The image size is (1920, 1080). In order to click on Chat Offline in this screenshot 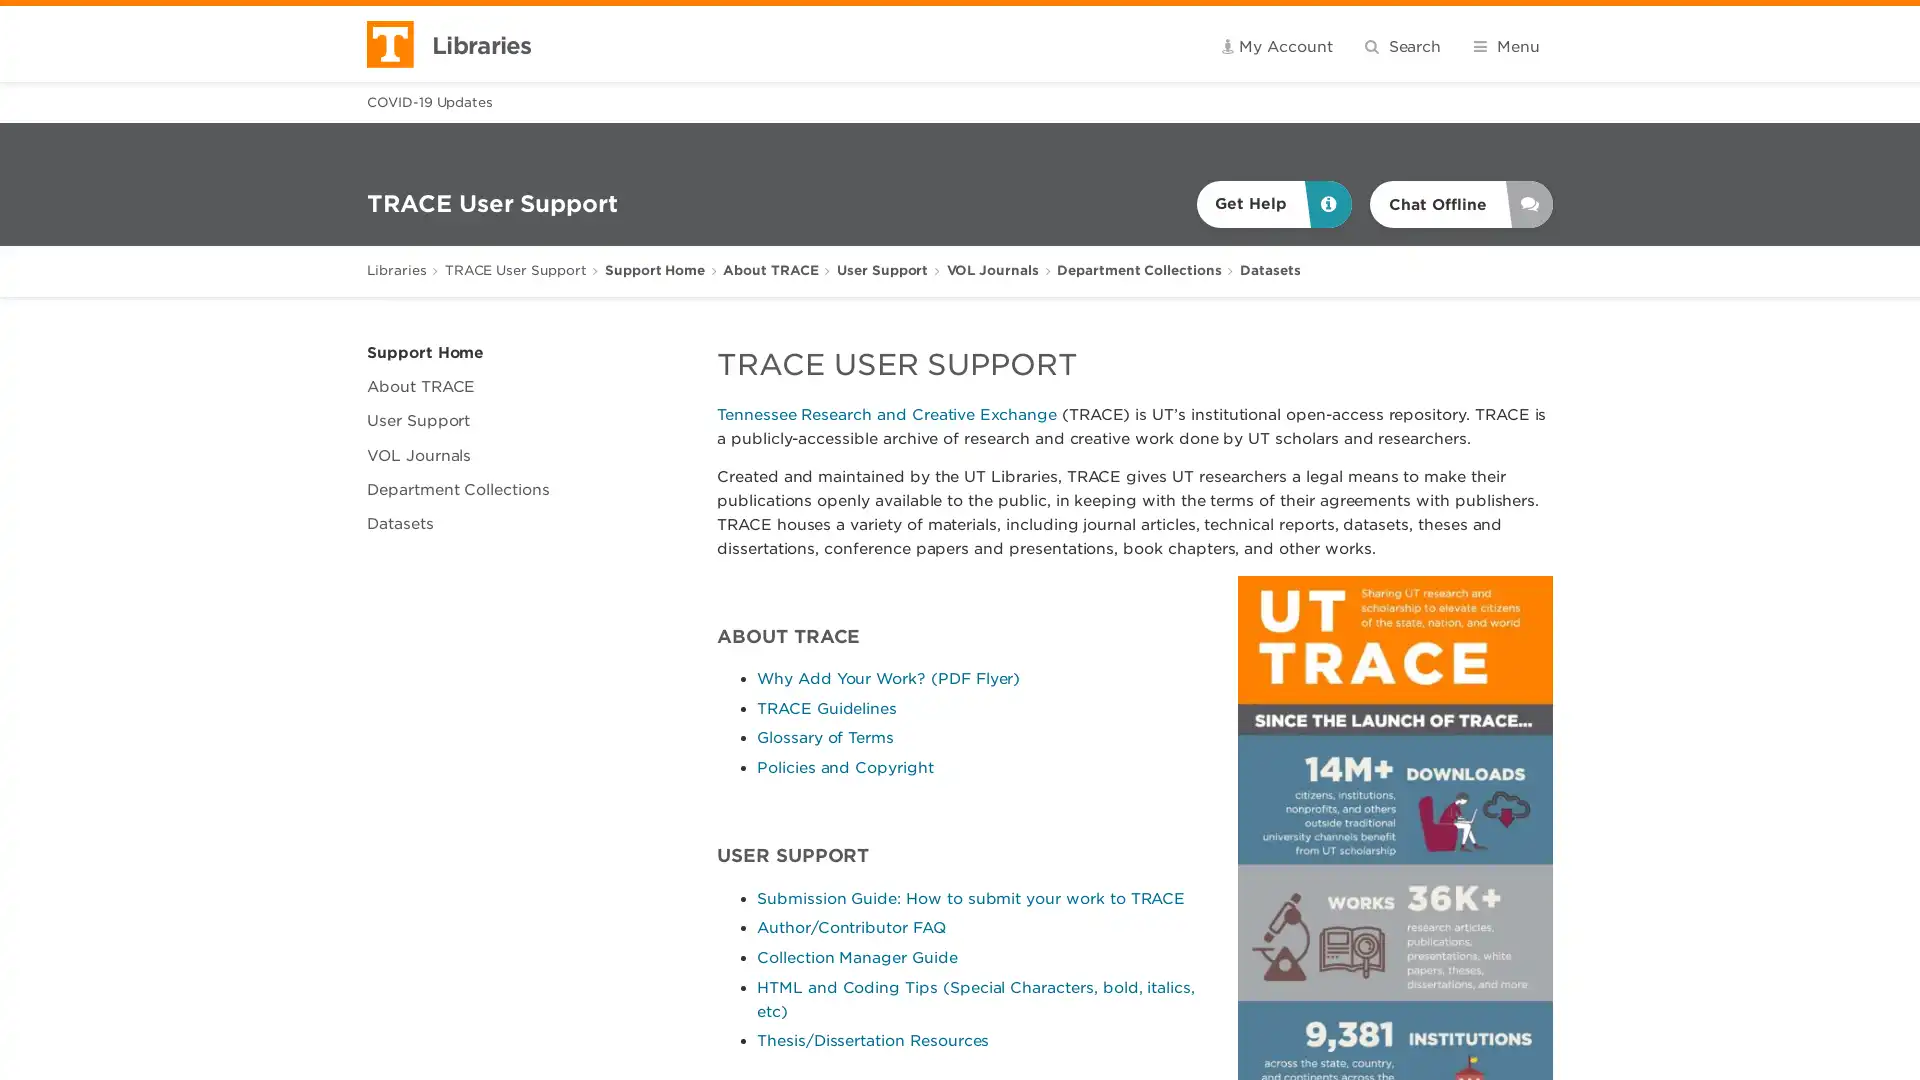, I will do `click(1461, 204)`.